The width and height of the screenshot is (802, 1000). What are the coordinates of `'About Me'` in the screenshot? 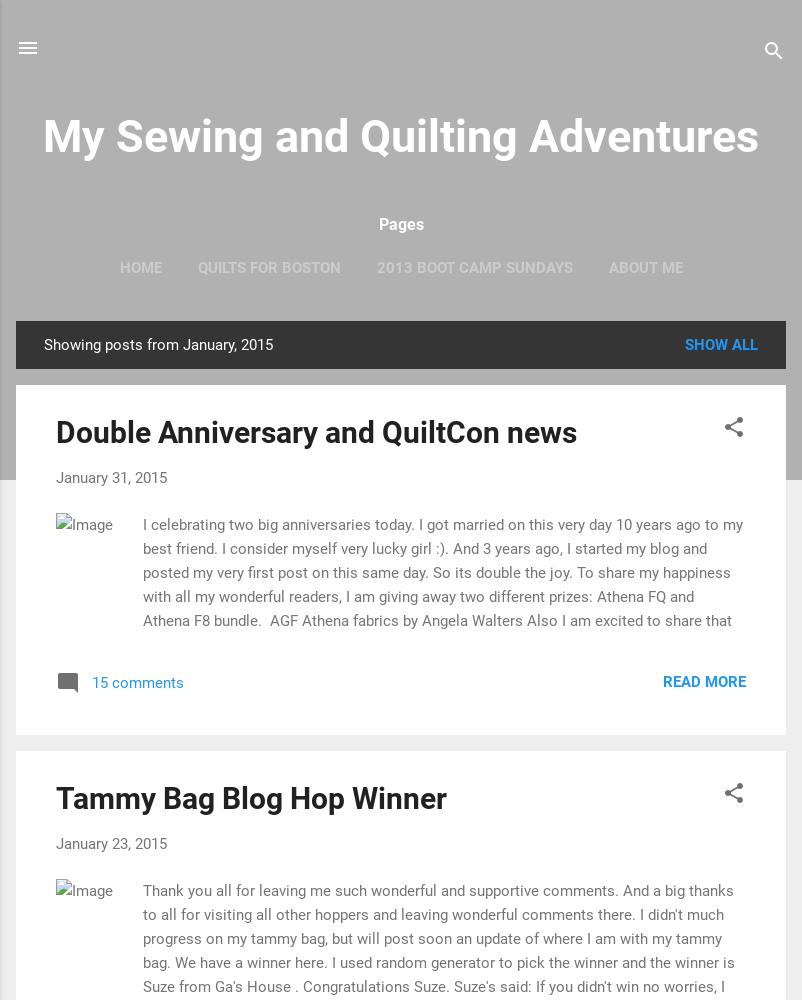 It's located at (644, 268).